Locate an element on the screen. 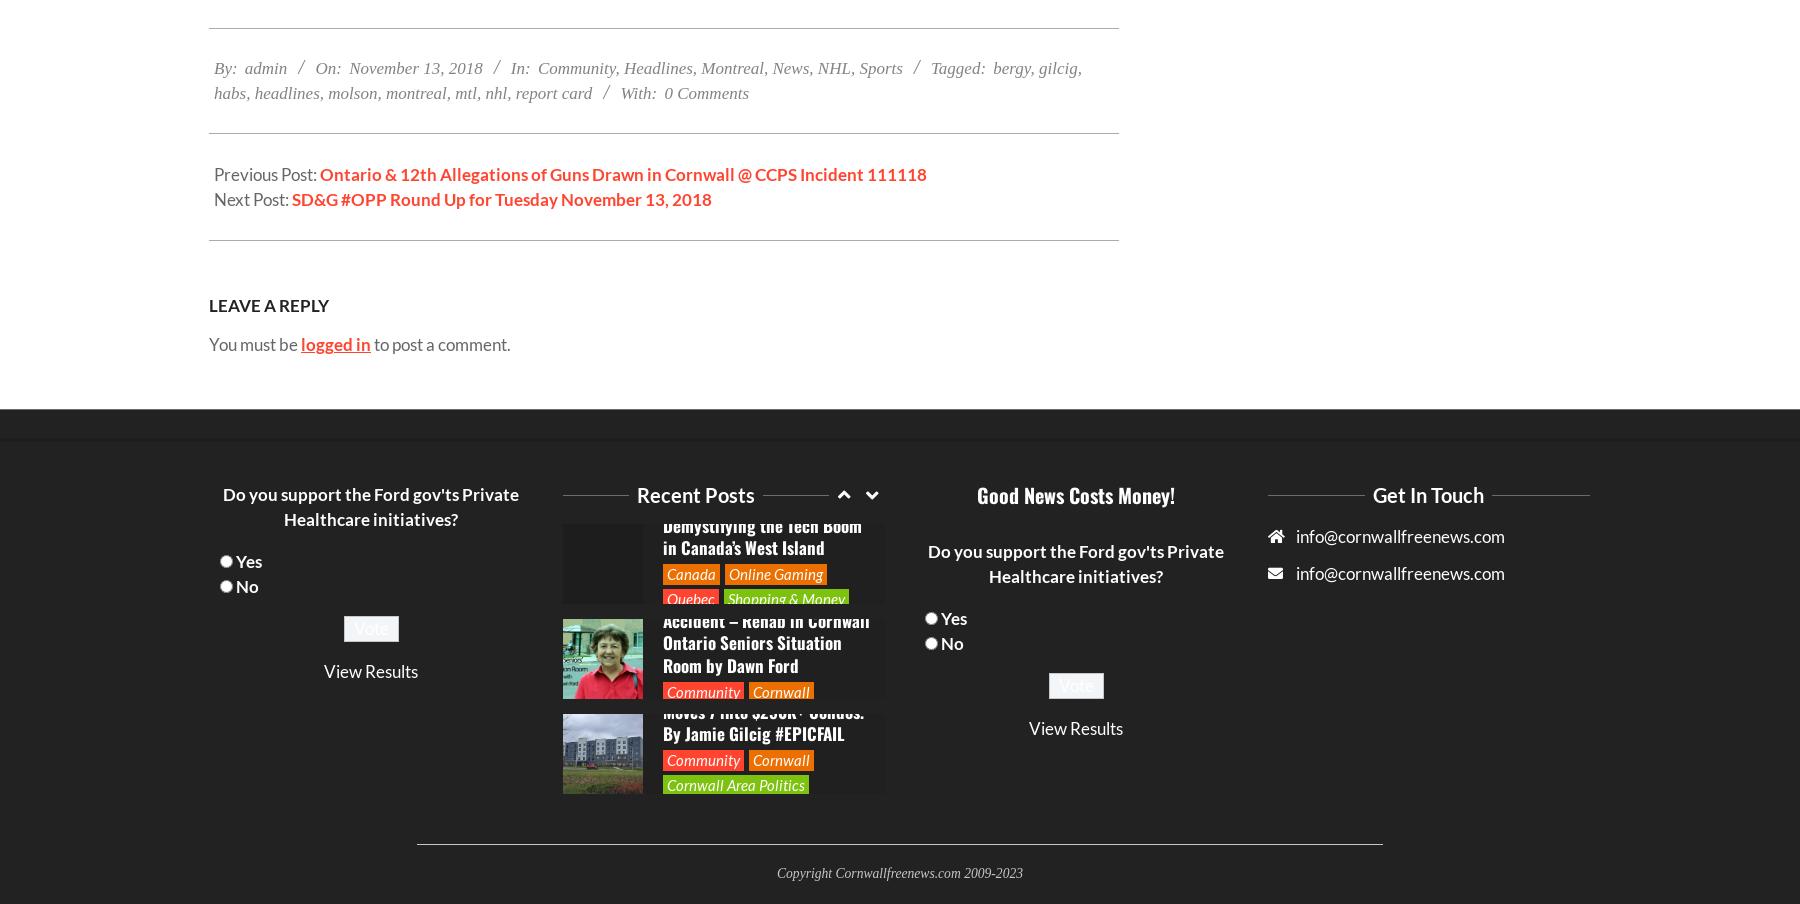 This screenshot has width=1800, height=904. 'Demystifying the Tech Boom in Canada’s West Island' is located at coordinates (760, 255).